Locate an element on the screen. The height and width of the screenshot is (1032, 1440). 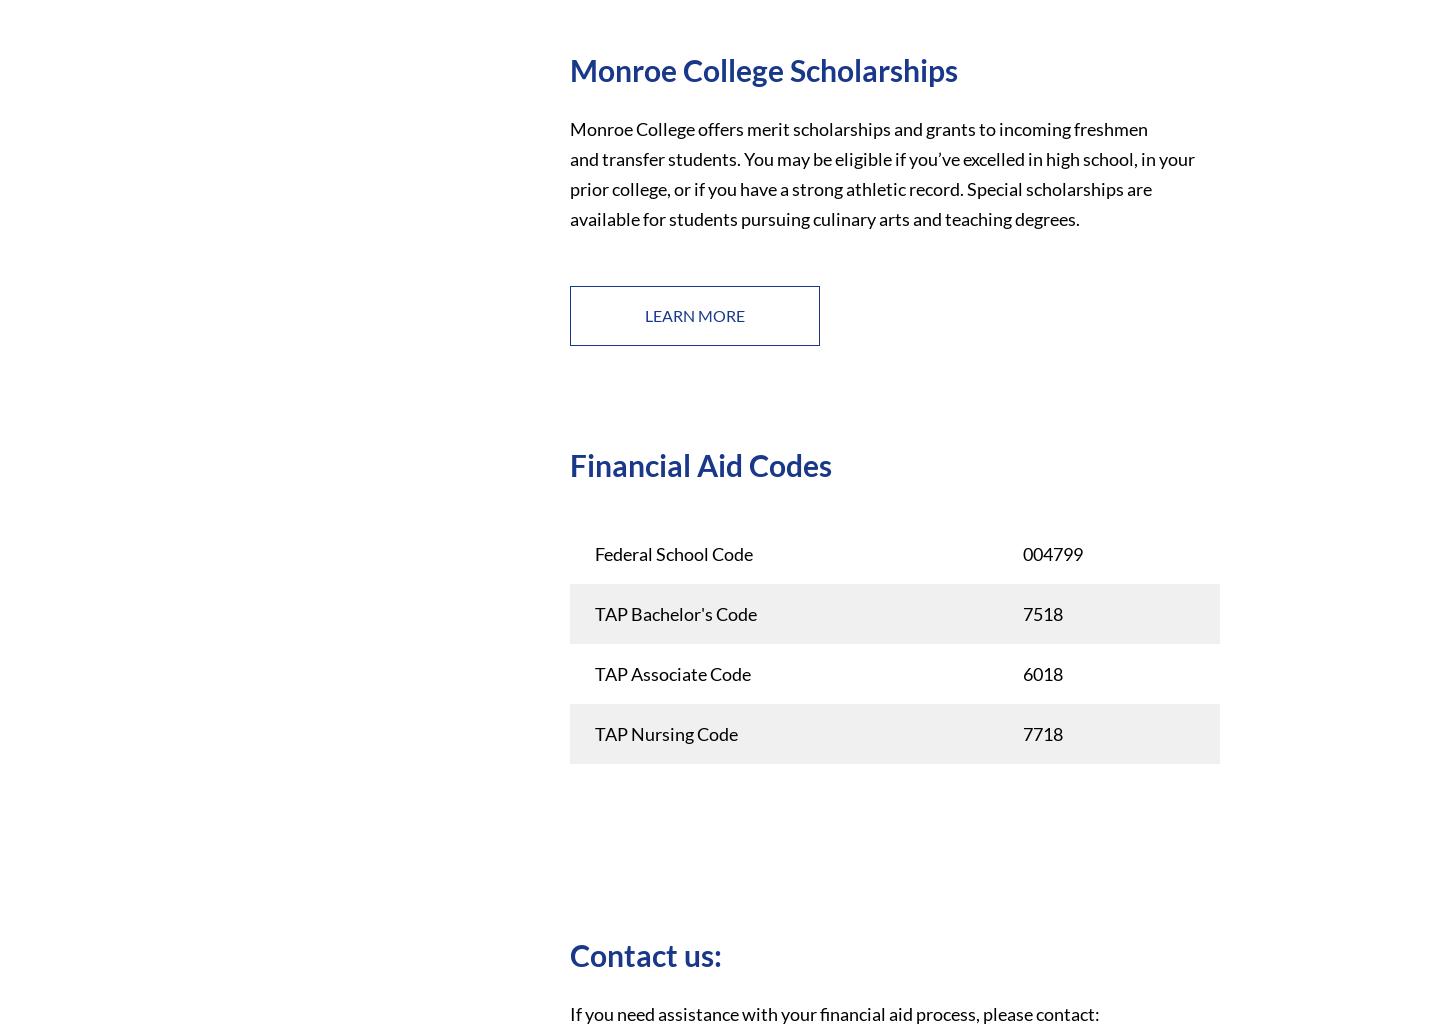
'6018' is located at coordinates (1041, 671).